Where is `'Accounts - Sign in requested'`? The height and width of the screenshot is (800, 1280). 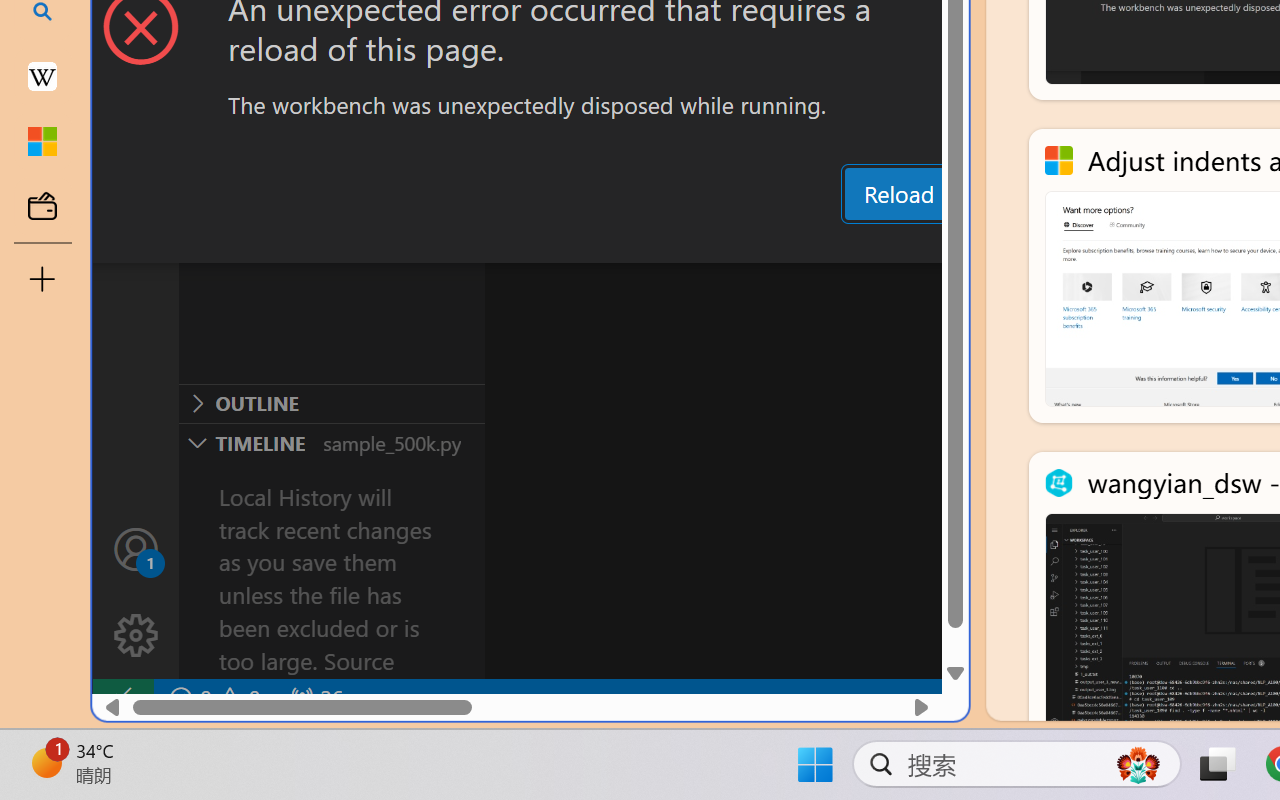 'Accounts - Sign in requested' is located at coordinates (134, 548).